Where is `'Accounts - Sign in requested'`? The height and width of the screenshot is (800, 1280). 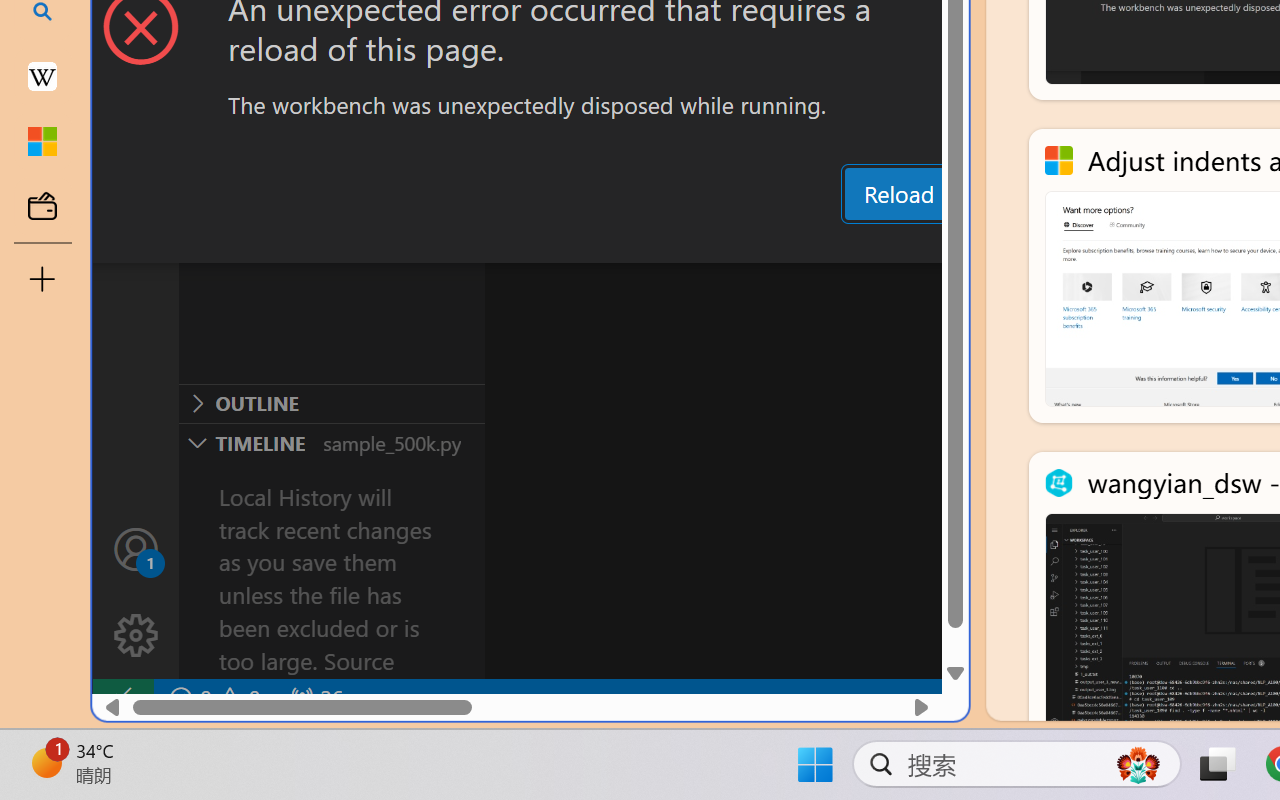 'Accounts - Sign in requested' is located at coordinates (134, 548).